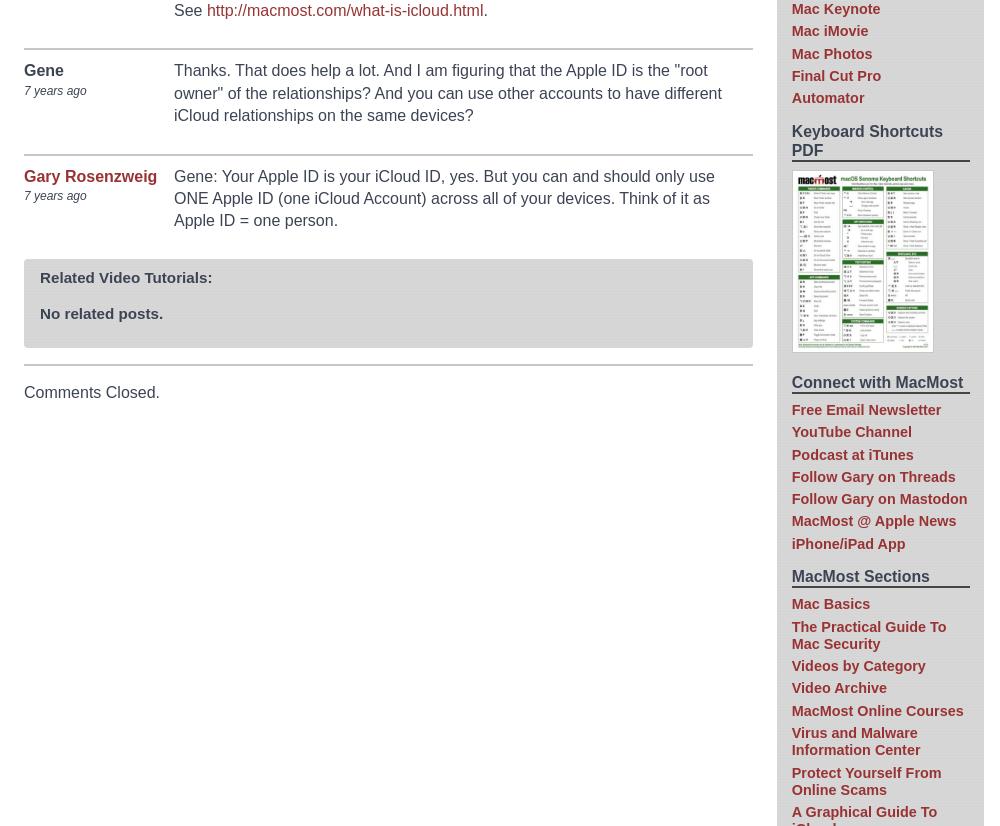 Image resolution: width=1000 pixels, height=826 pixels. What do you see at coordinates (850, 431) in the screenshot?
I see `'YouTube Channel'` at bounding box center [850, 431].